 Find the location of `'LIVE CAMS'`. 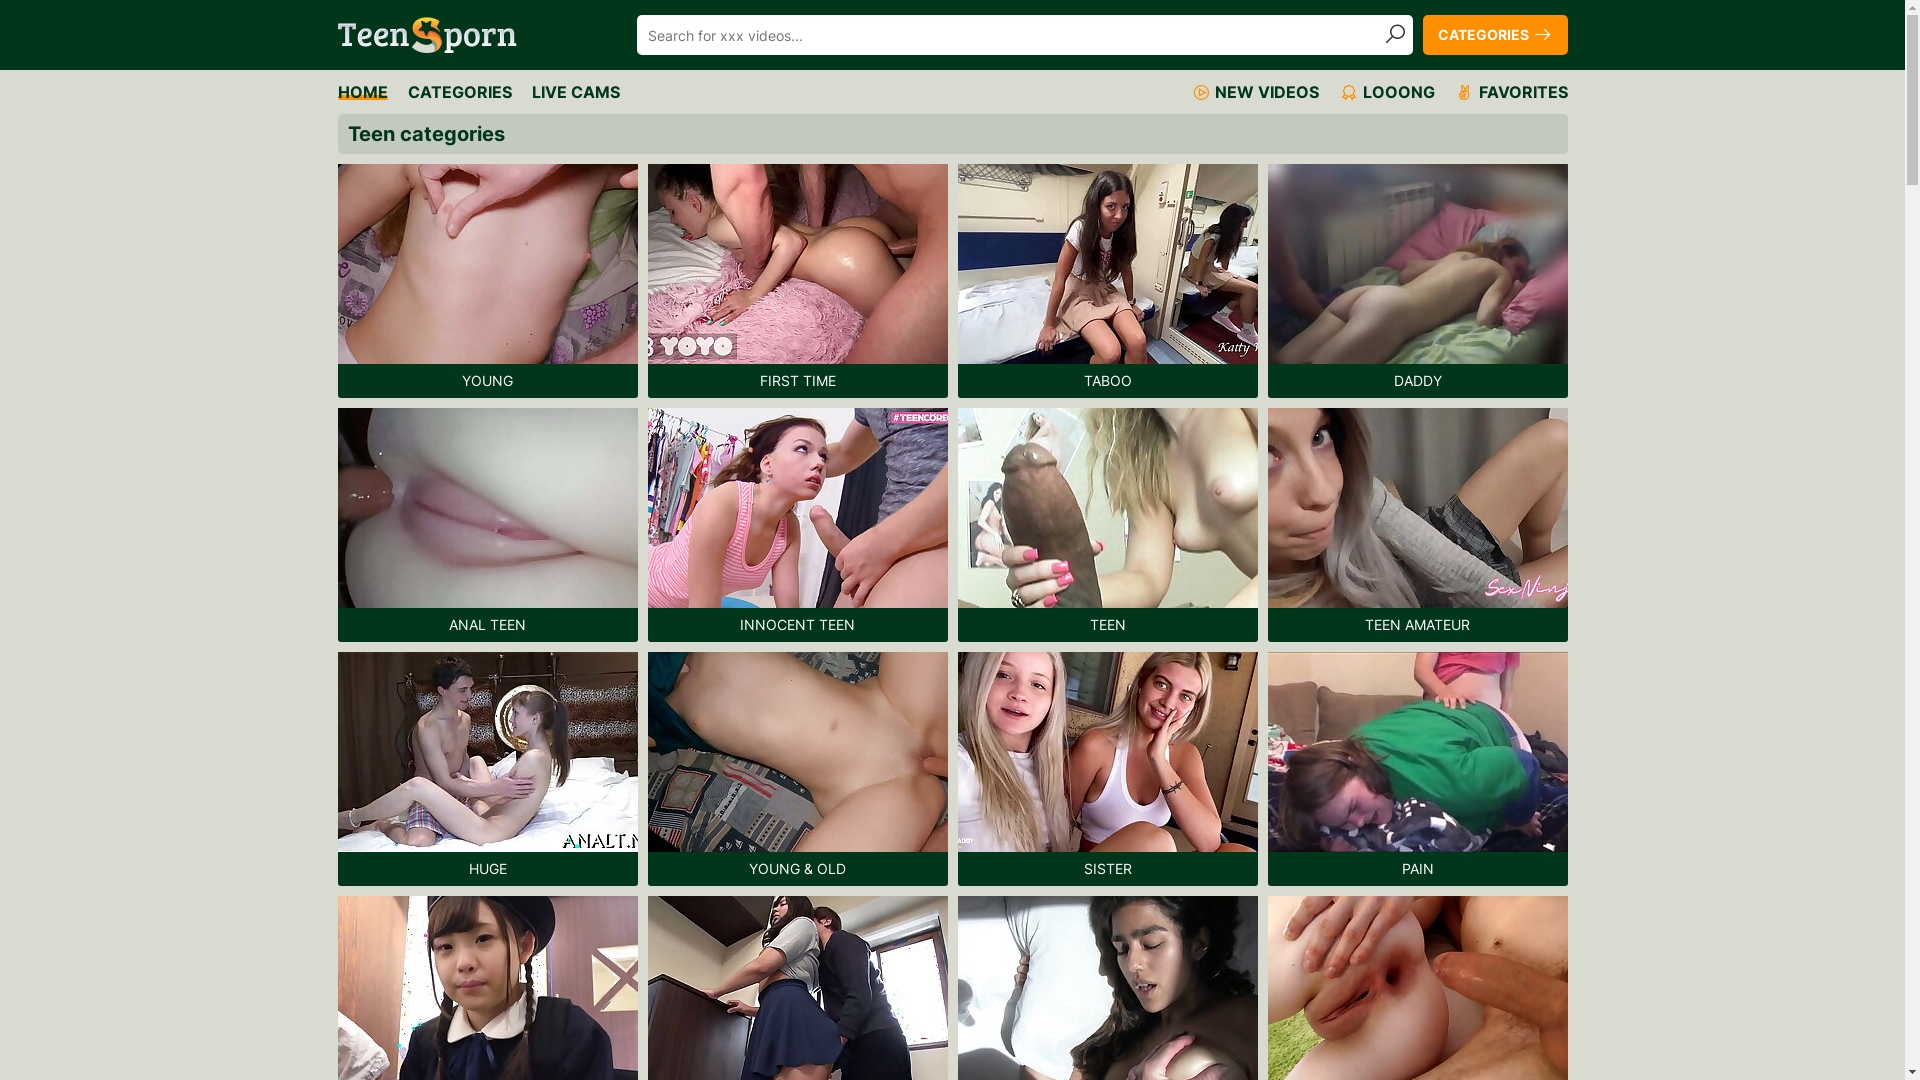

'LIVE CAMS' is located at coordinates (575, 92).